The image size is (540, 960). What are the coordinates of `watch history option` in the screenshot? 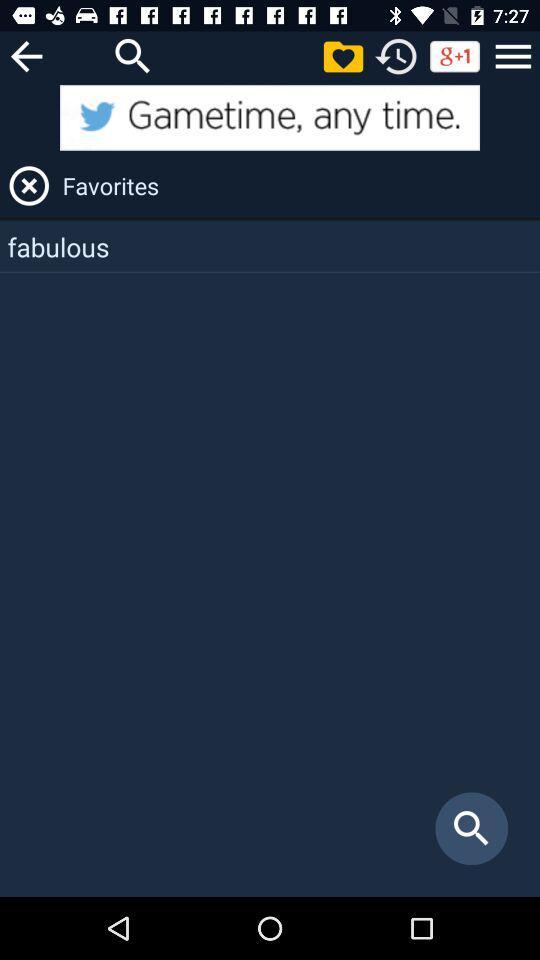 It's located at (396, 55).